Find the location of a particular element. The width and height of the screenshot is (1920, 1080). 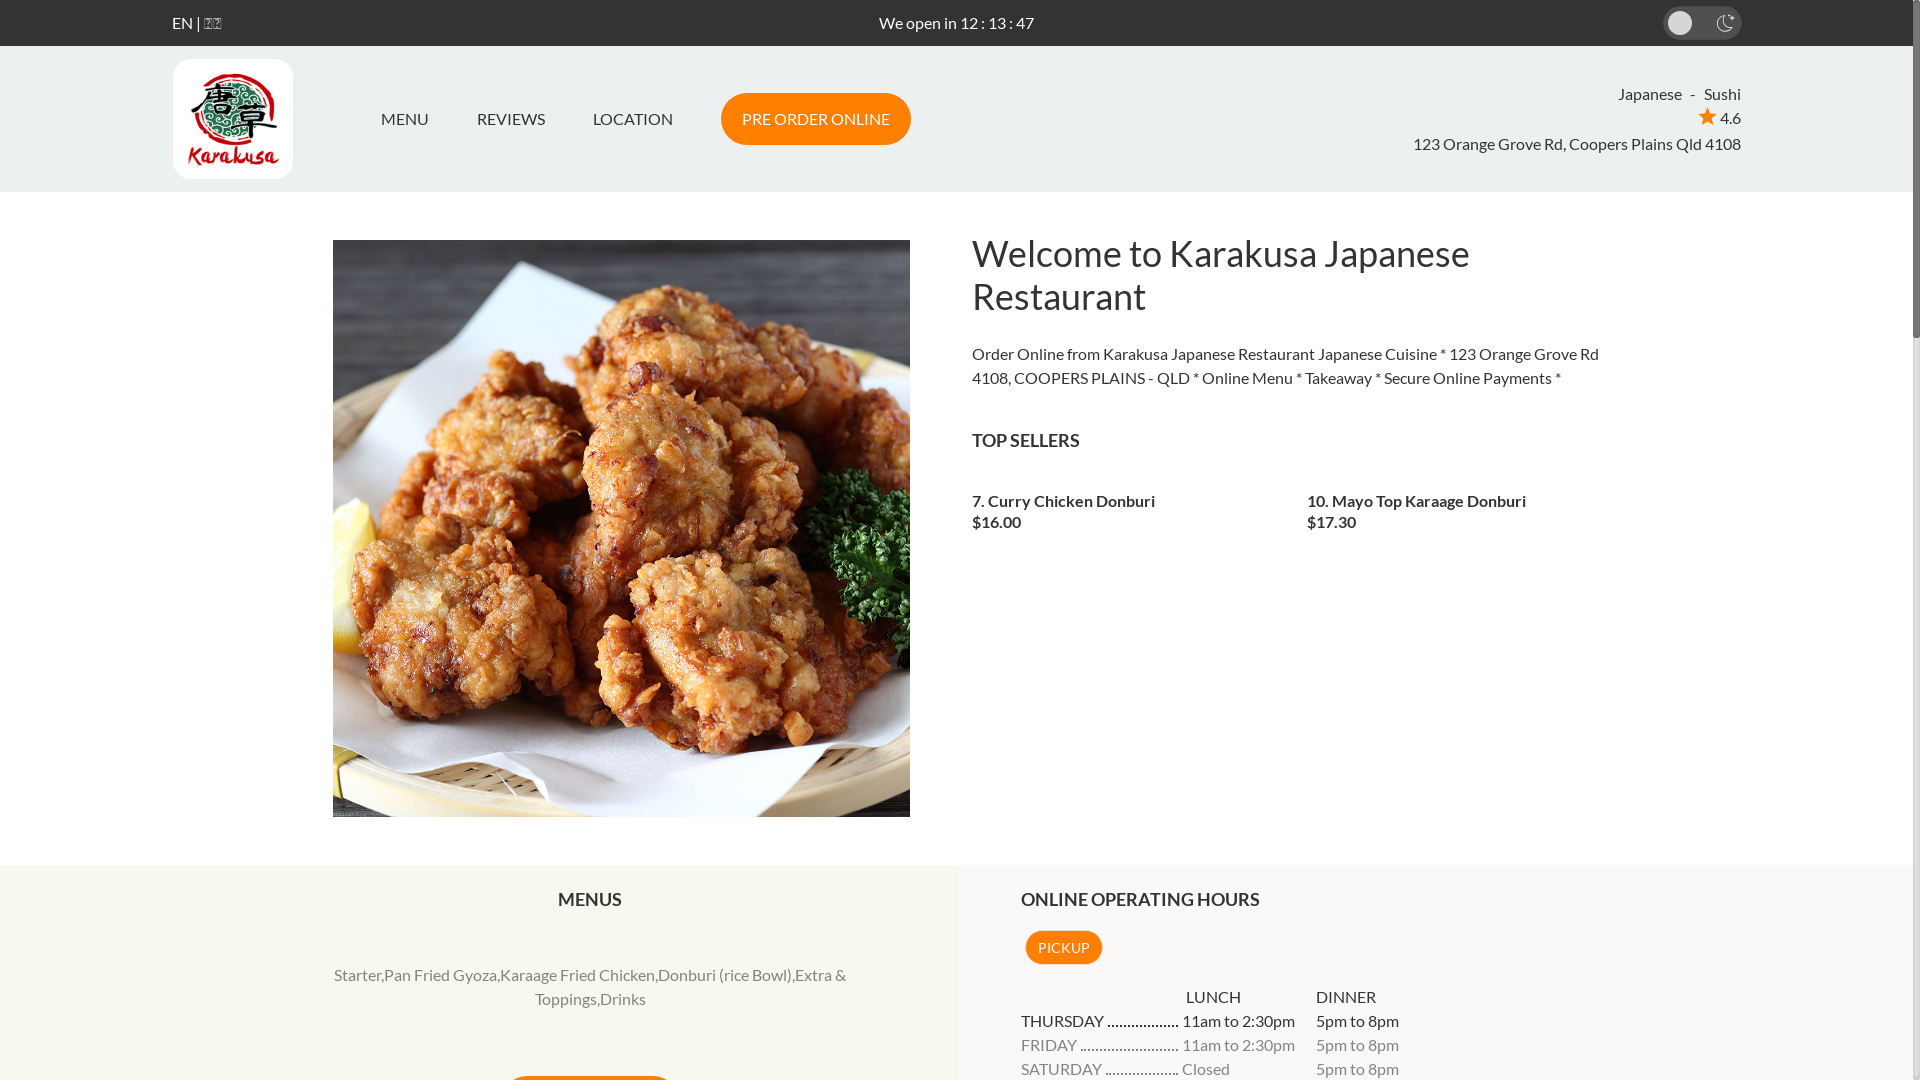

'Drinks' is located at coordinates (622, 998).